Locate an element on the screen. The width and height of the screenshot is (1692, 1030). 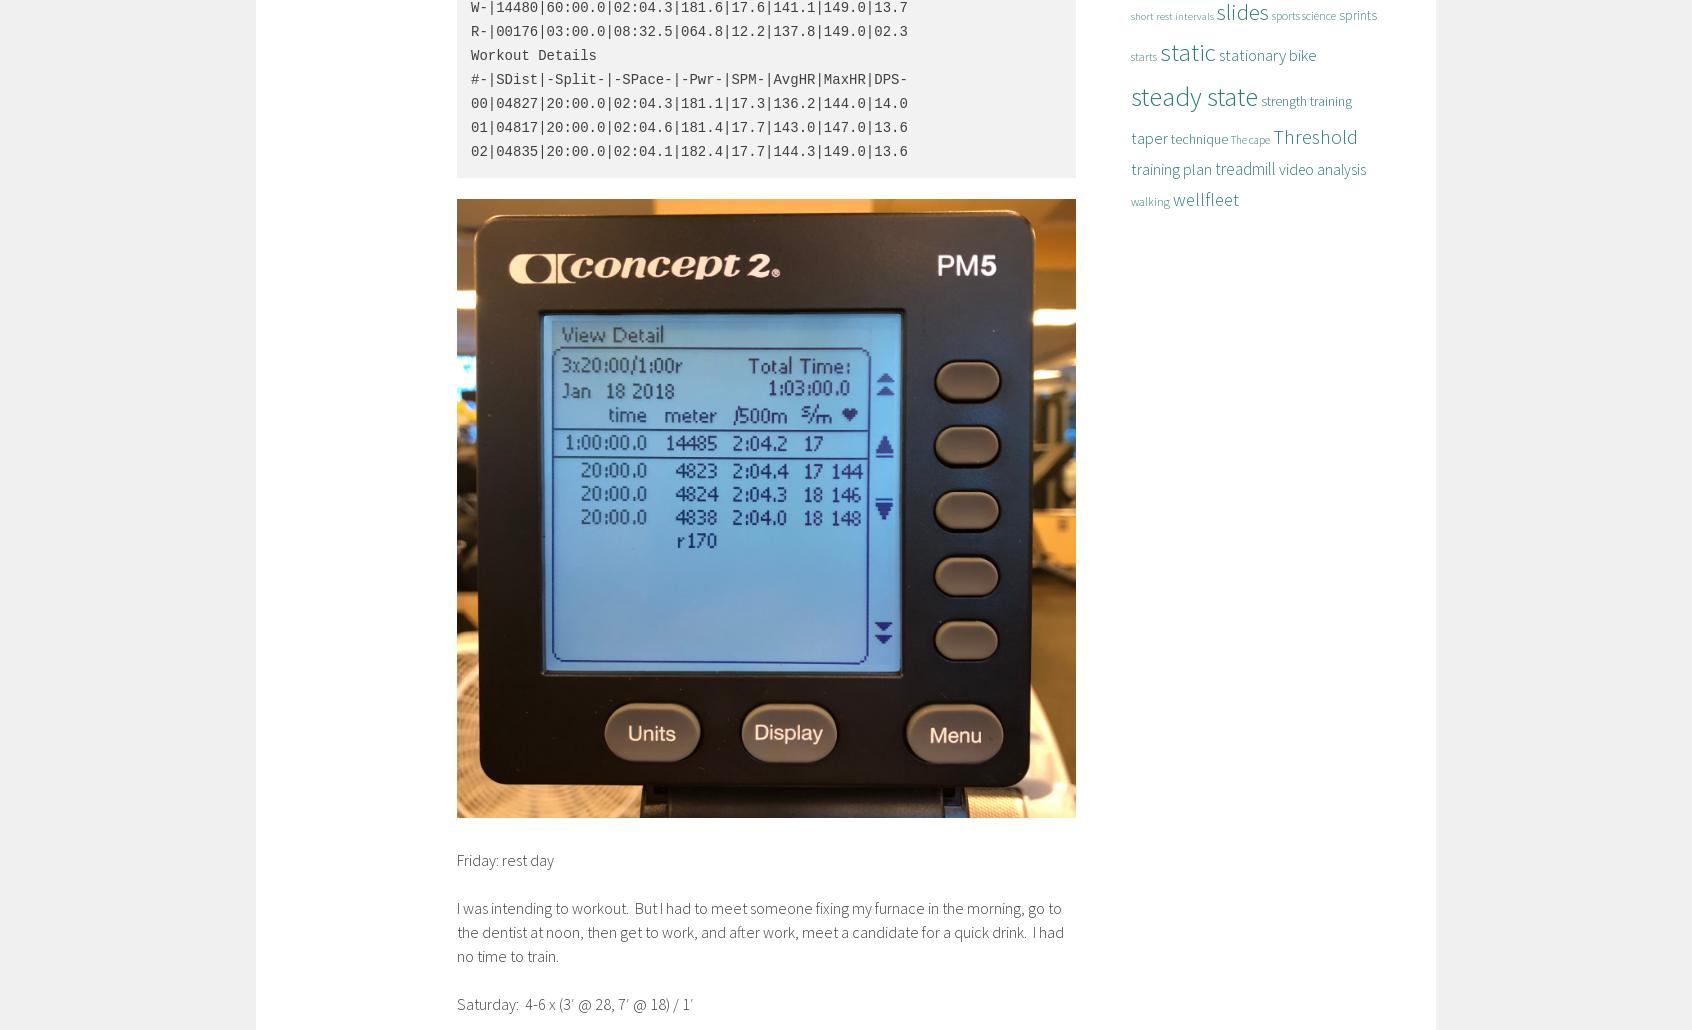
'Saturday:  4-6 x (3′ @ 28, 7′ @ 18) / 1′' is located at coordinates (574, 1002).